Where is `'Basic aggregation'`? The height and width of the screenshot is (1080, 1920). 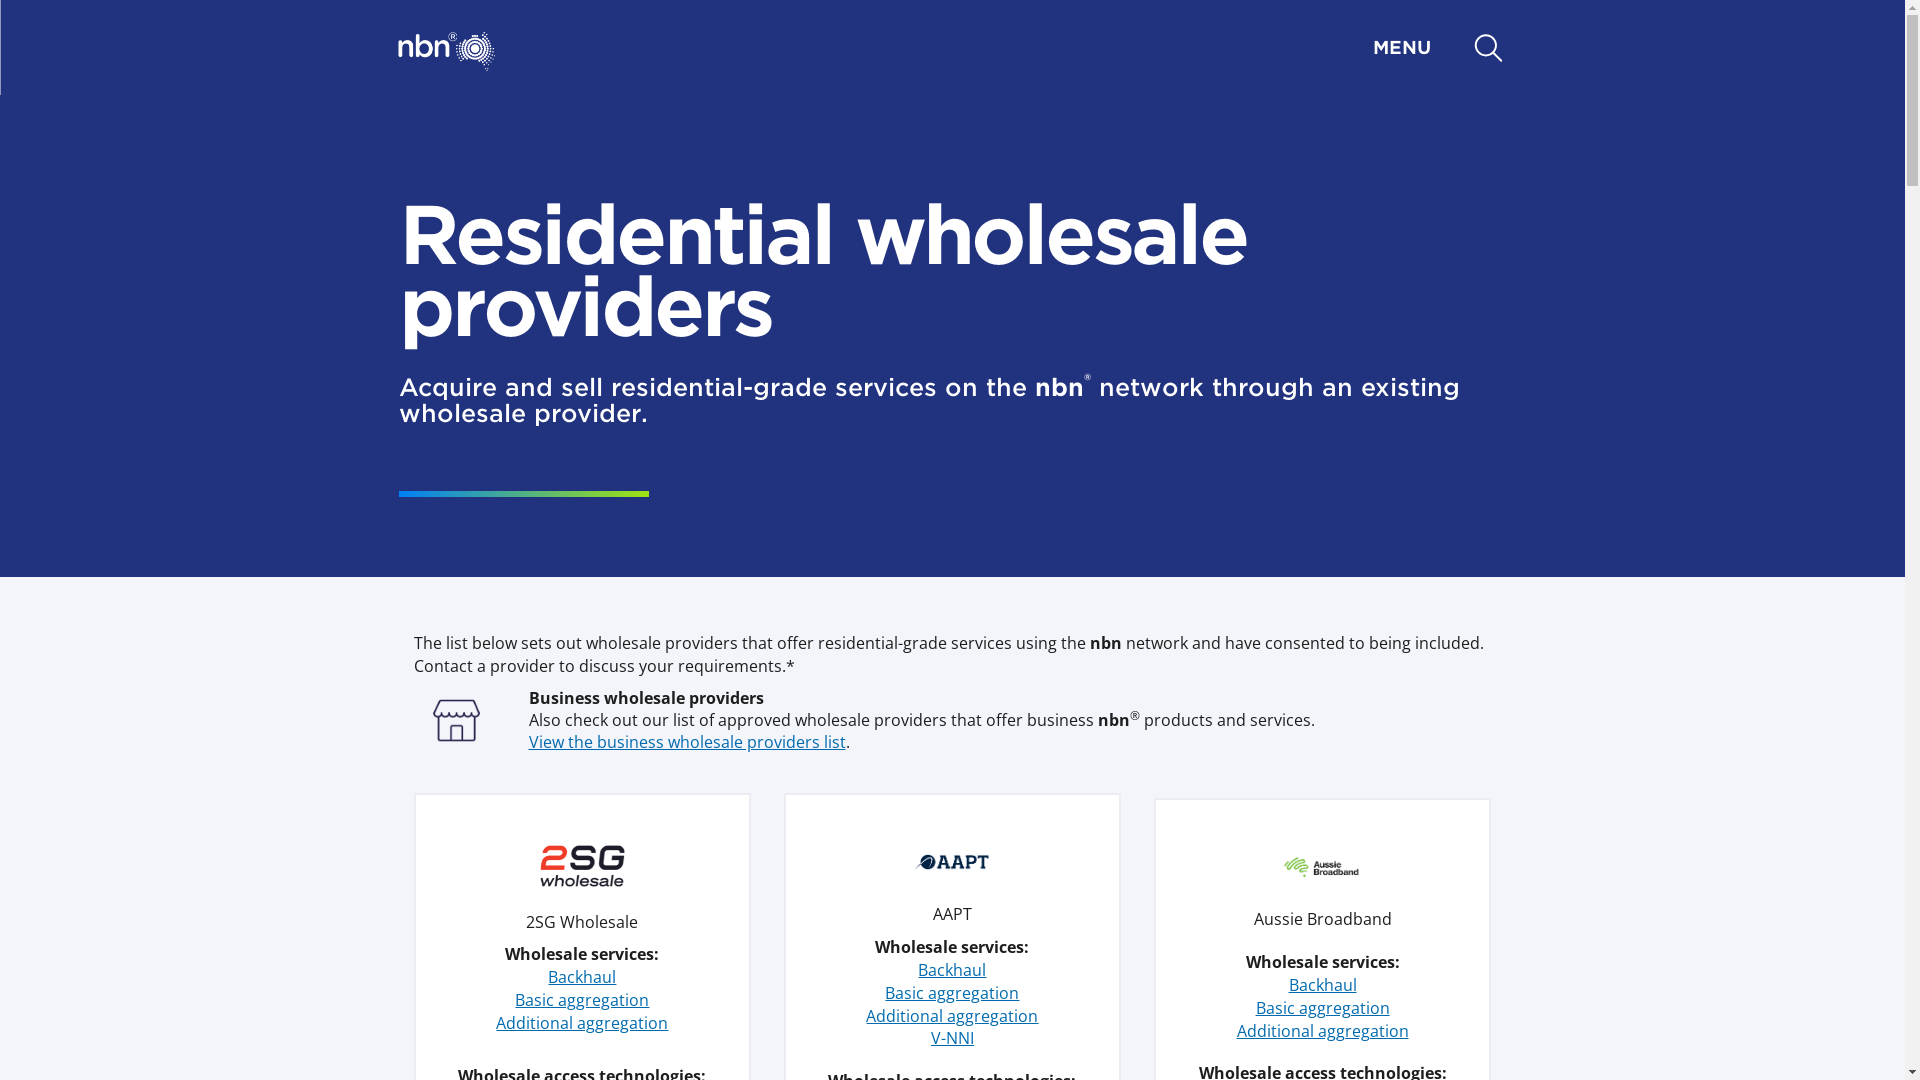 'Basic aggregation' is located at coordinates (1323, 1007).